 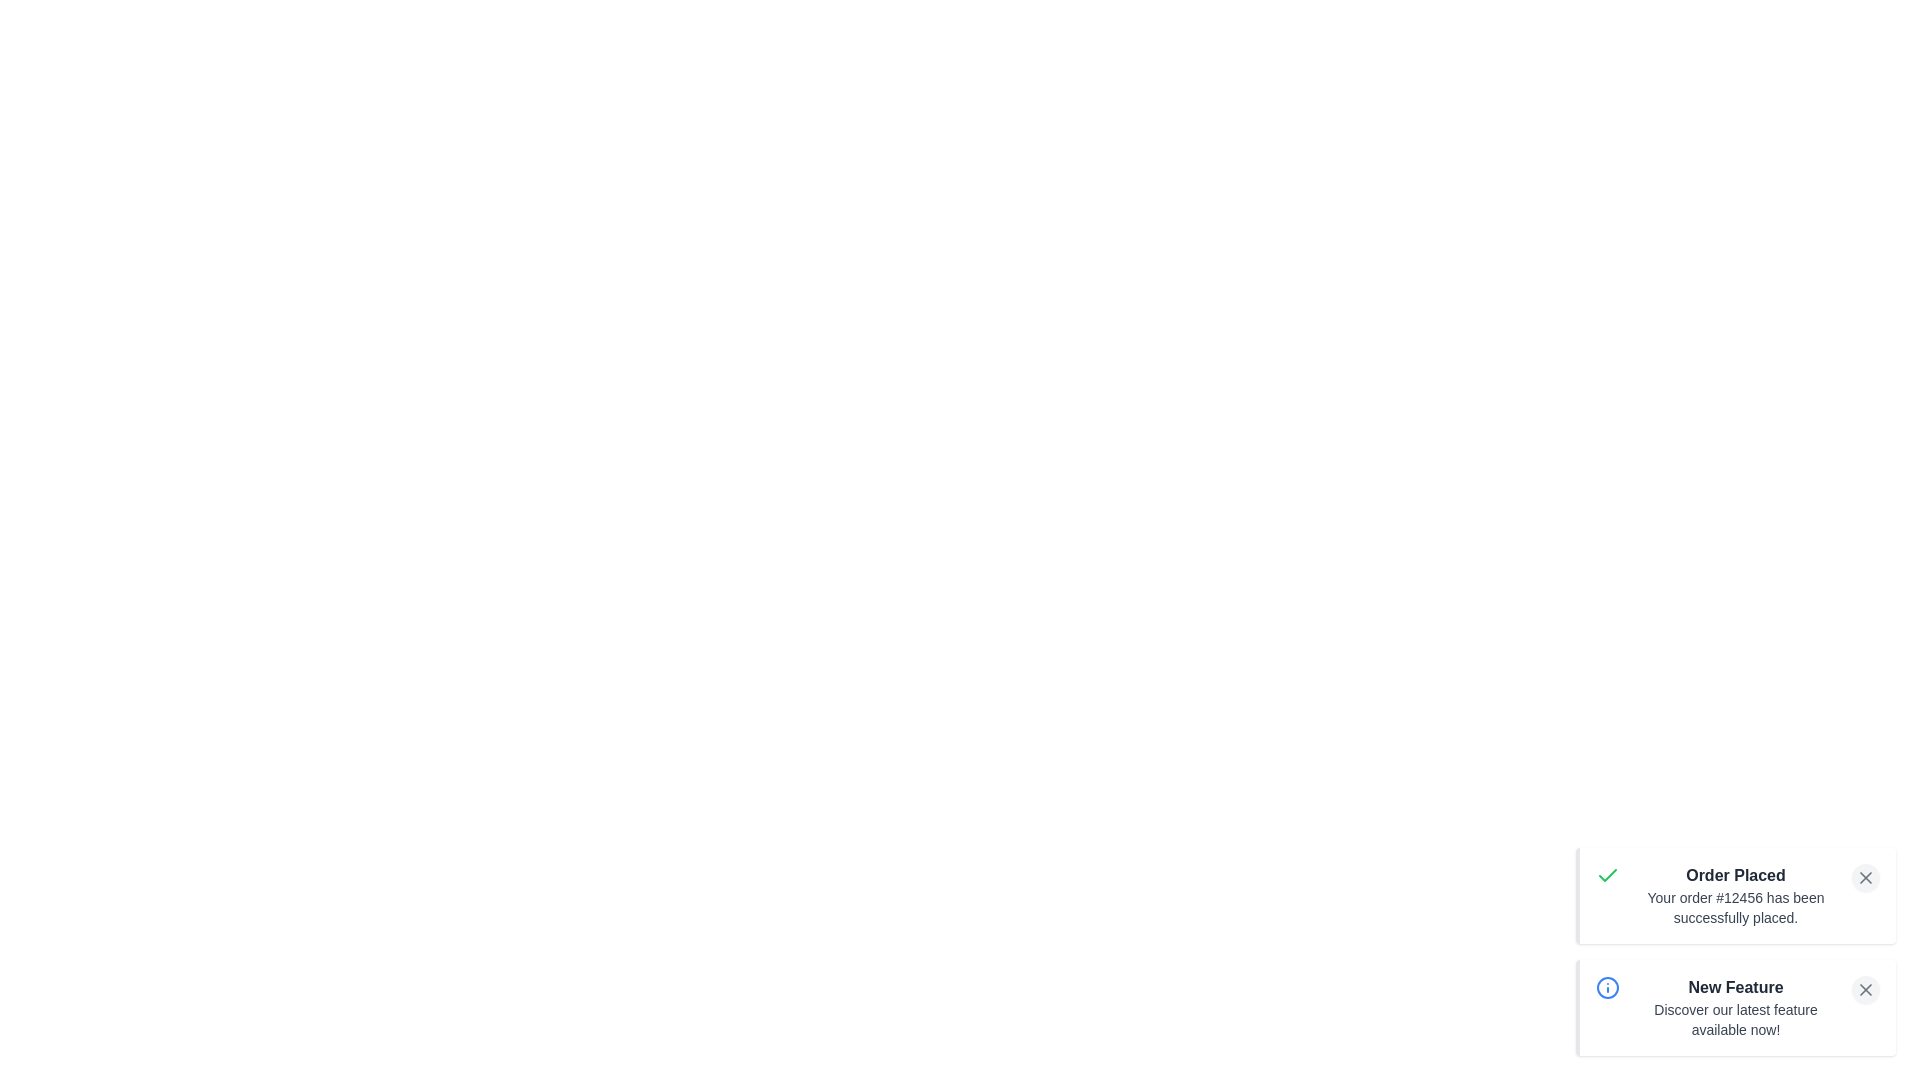 What do you see at coordinates (1735, 951) in the screenshot?
I see `the notification area to focus on it` at bounding box center [1735, 951].